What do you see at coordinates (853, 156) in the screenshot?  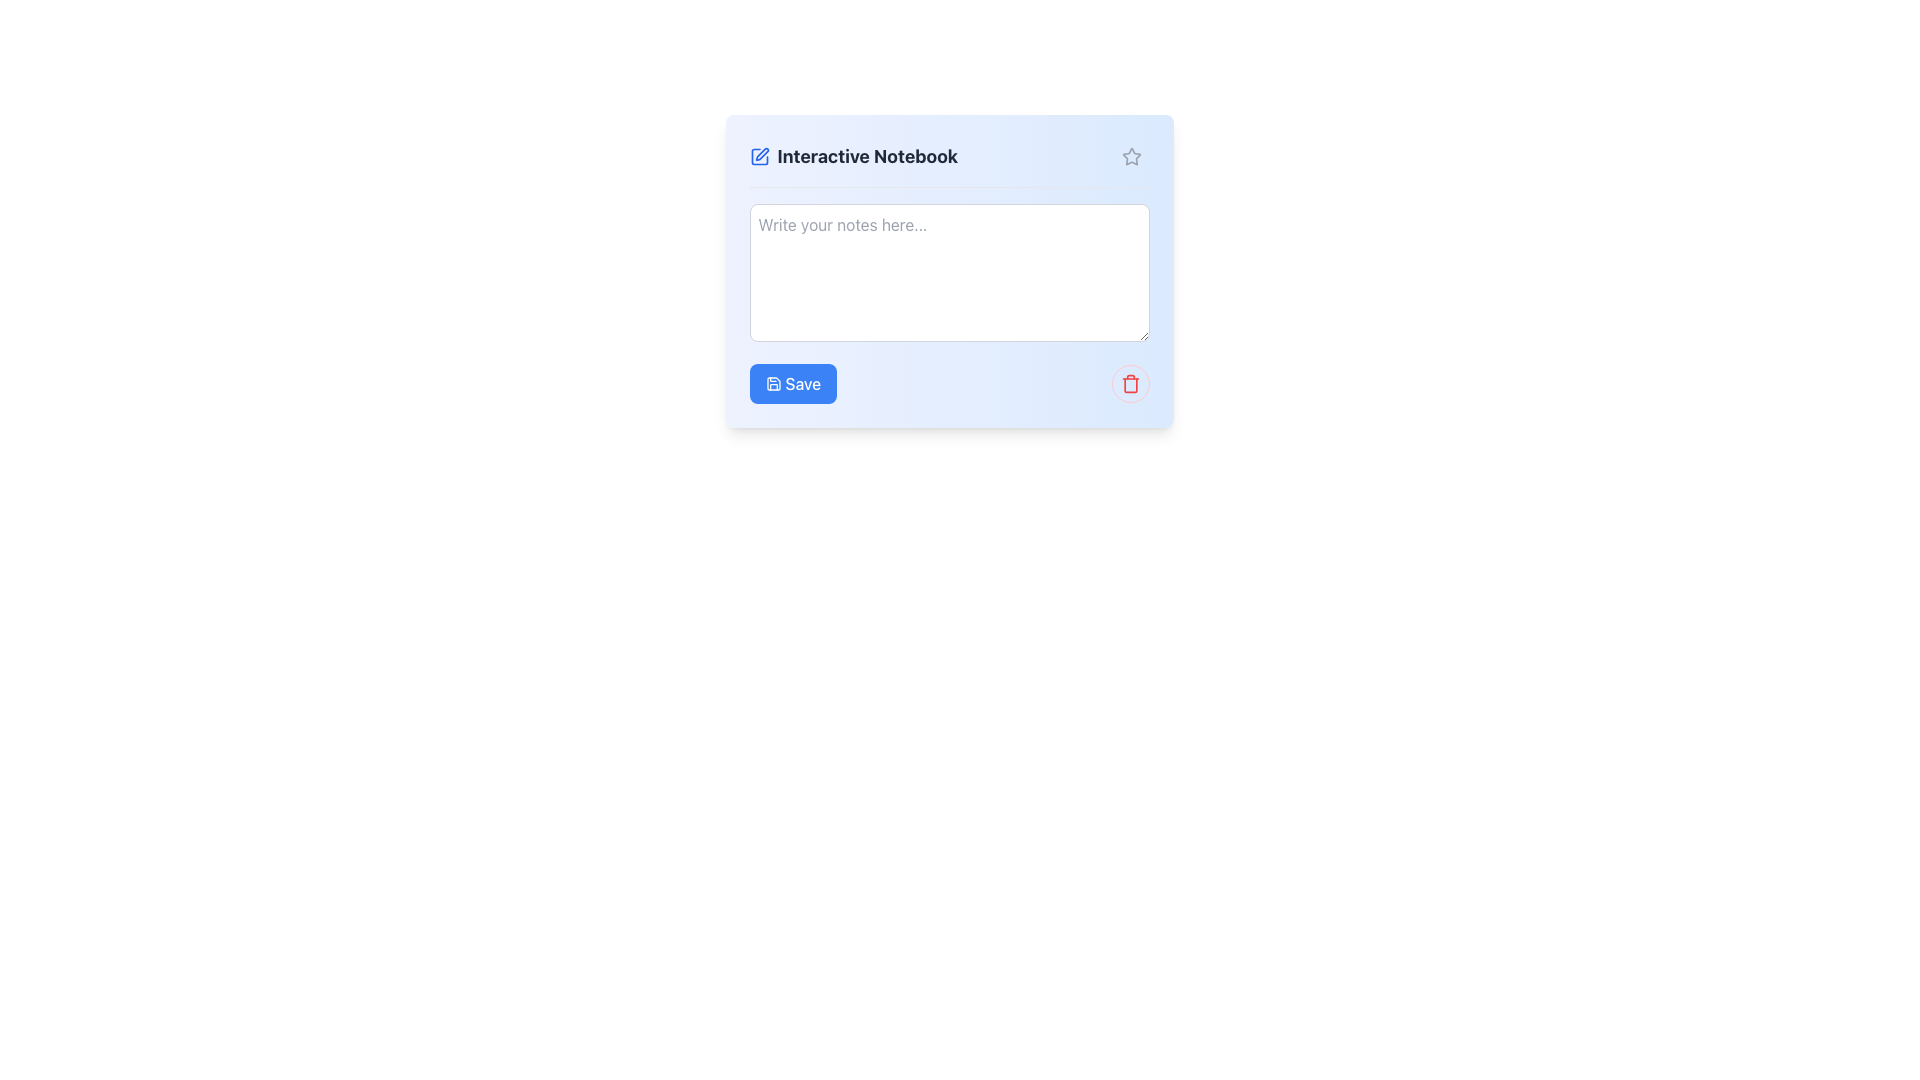 I see `the 'Interactive Notebook' label with a blue pen icon located at the top-left of the card interface, positioned within the title section above the input and buttons` at bounding box center [853, 156].